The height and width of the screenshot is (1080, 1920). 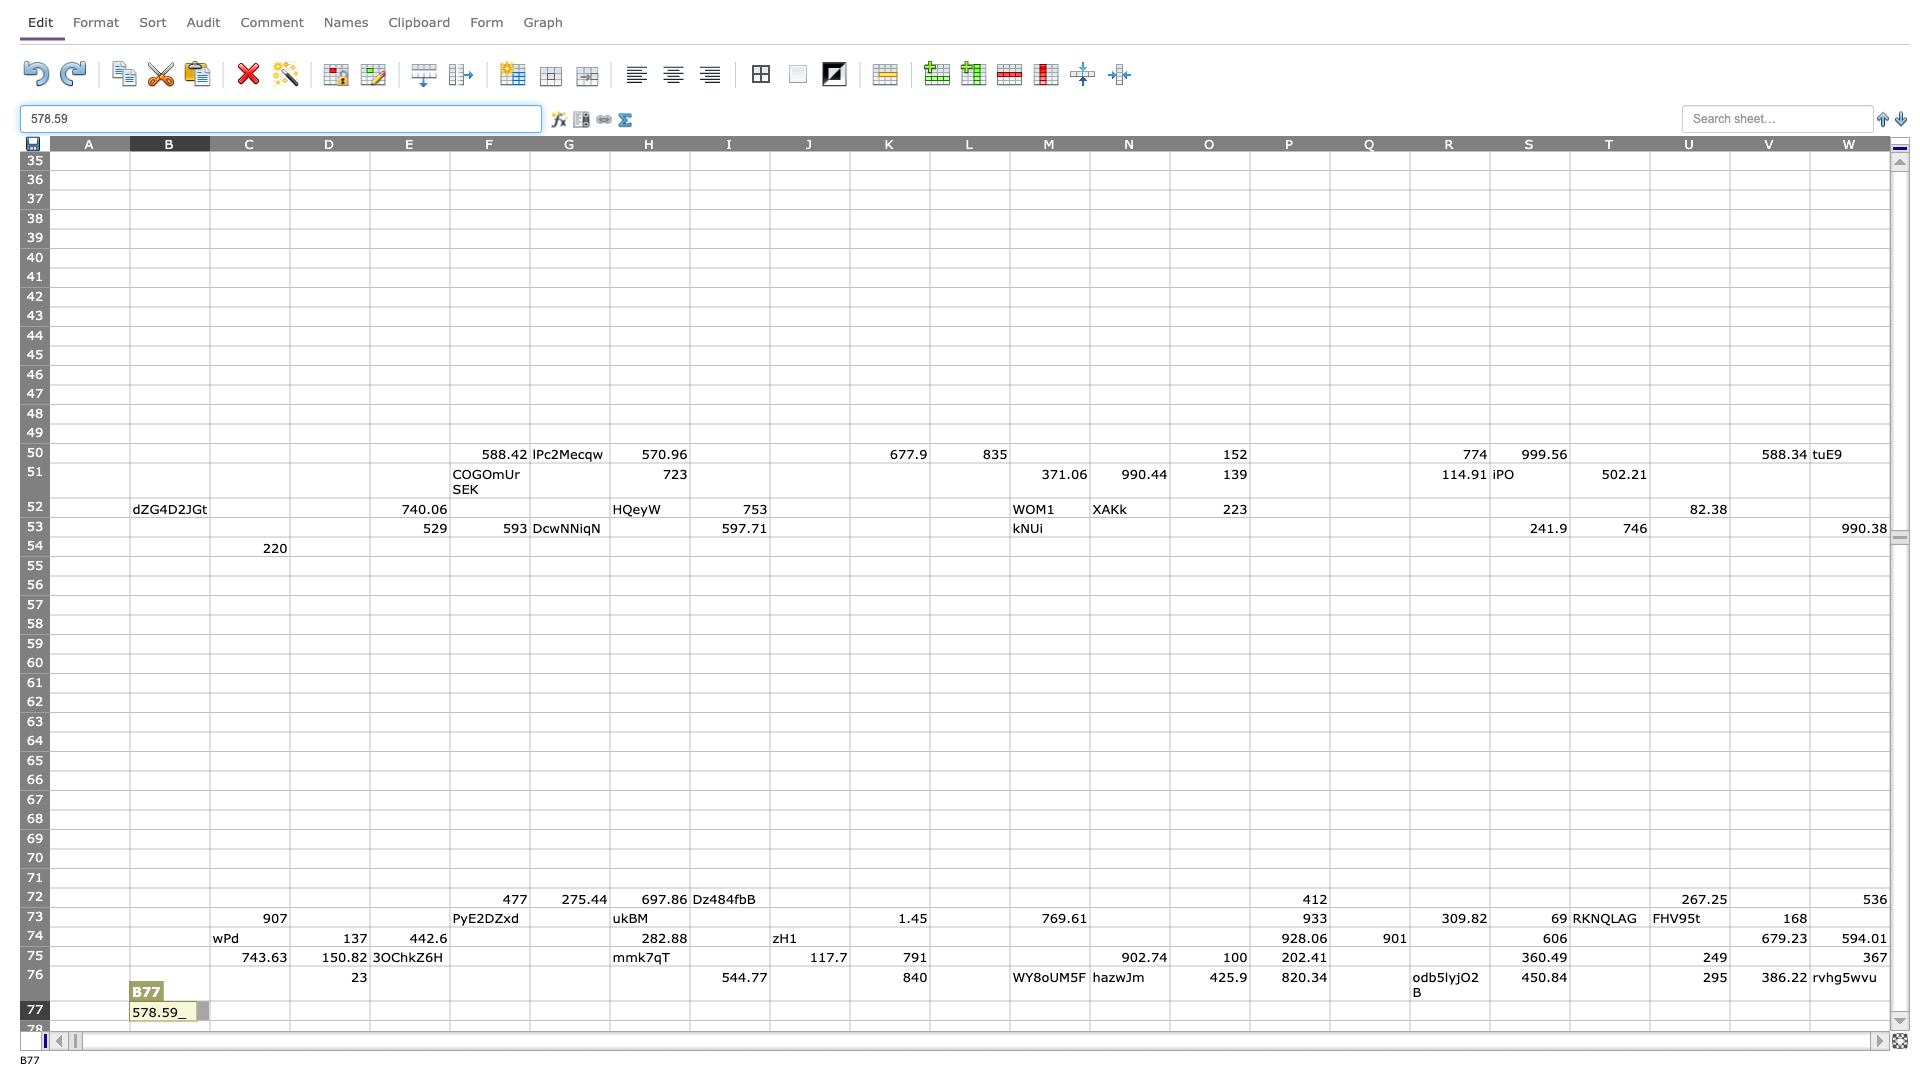 I want to click on Top left corner of C-77, so click(x=210, y=1001).